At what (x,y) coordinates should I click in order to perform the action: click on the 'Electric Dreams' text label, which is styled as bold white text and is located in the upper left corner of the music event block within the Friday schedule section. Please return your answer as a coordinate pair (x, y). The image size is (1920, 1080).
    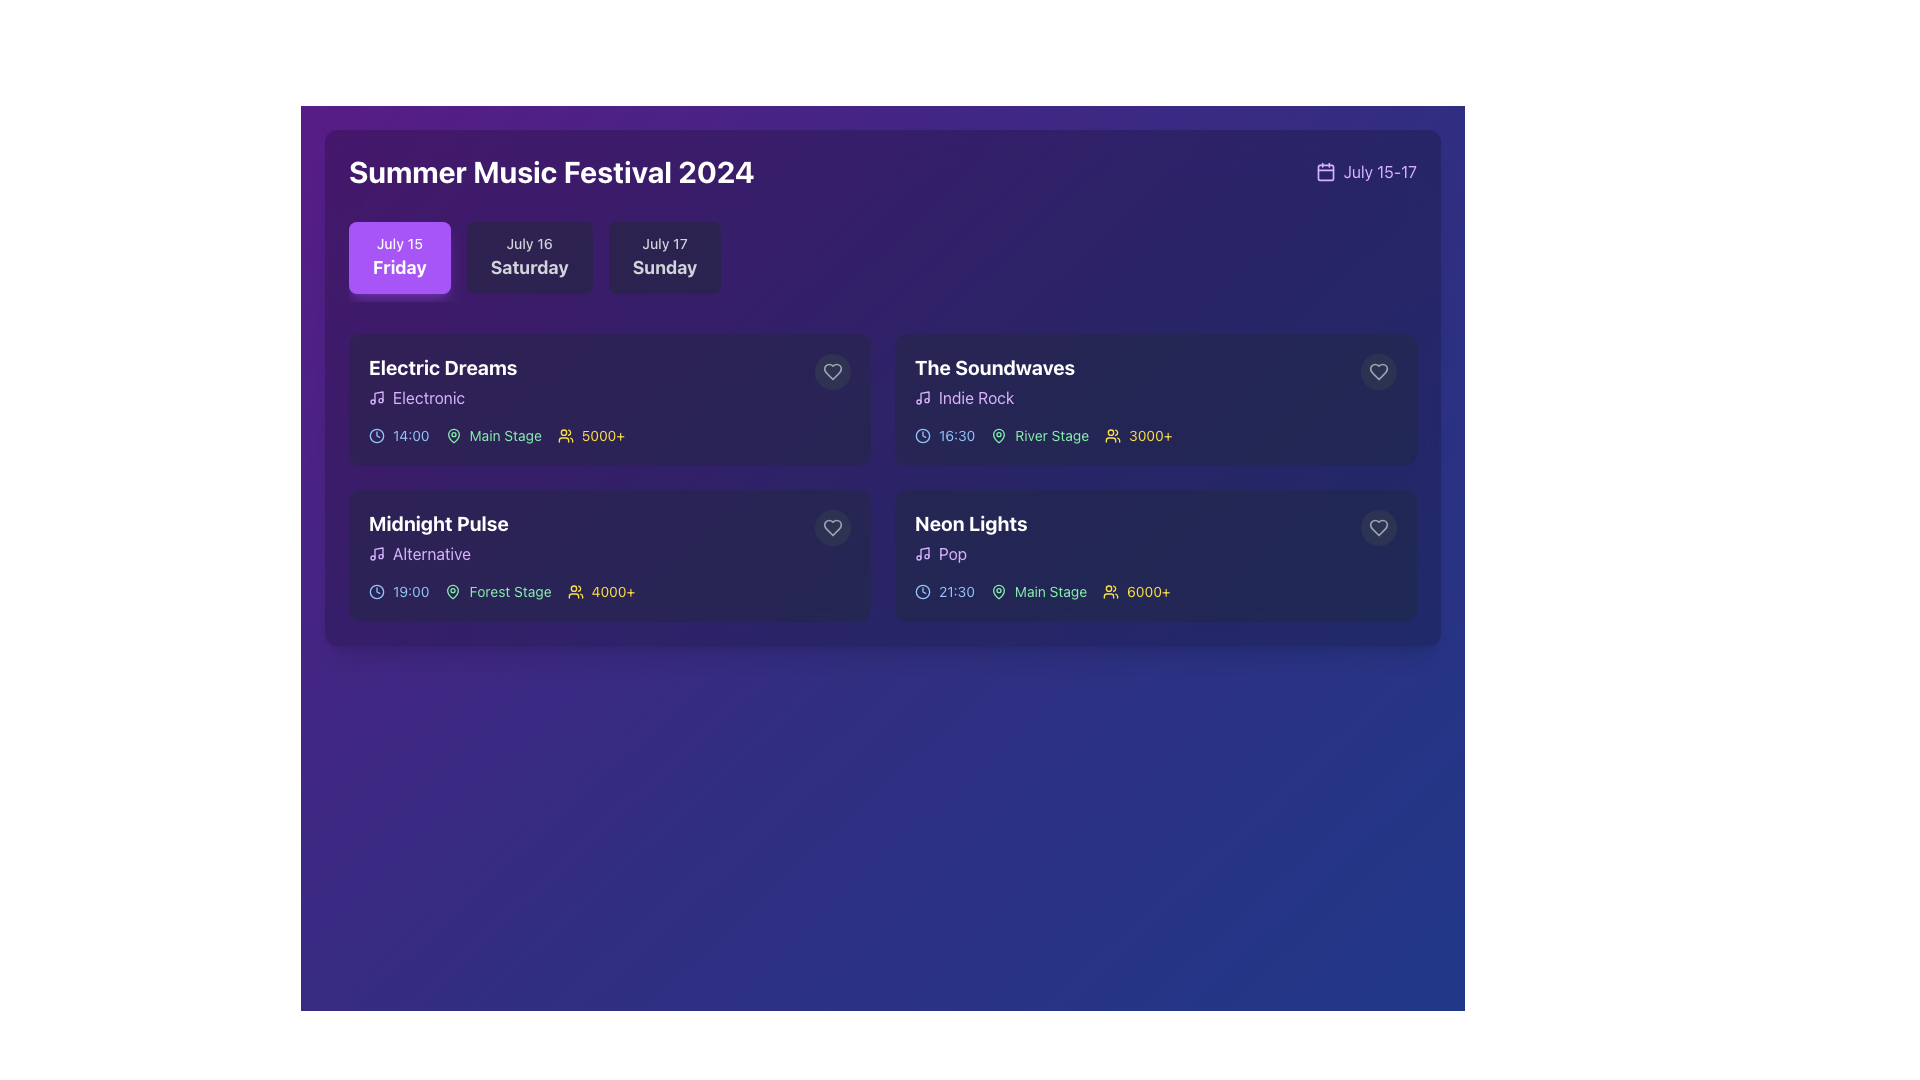
    Looking at the image, I should click on (442, 367).